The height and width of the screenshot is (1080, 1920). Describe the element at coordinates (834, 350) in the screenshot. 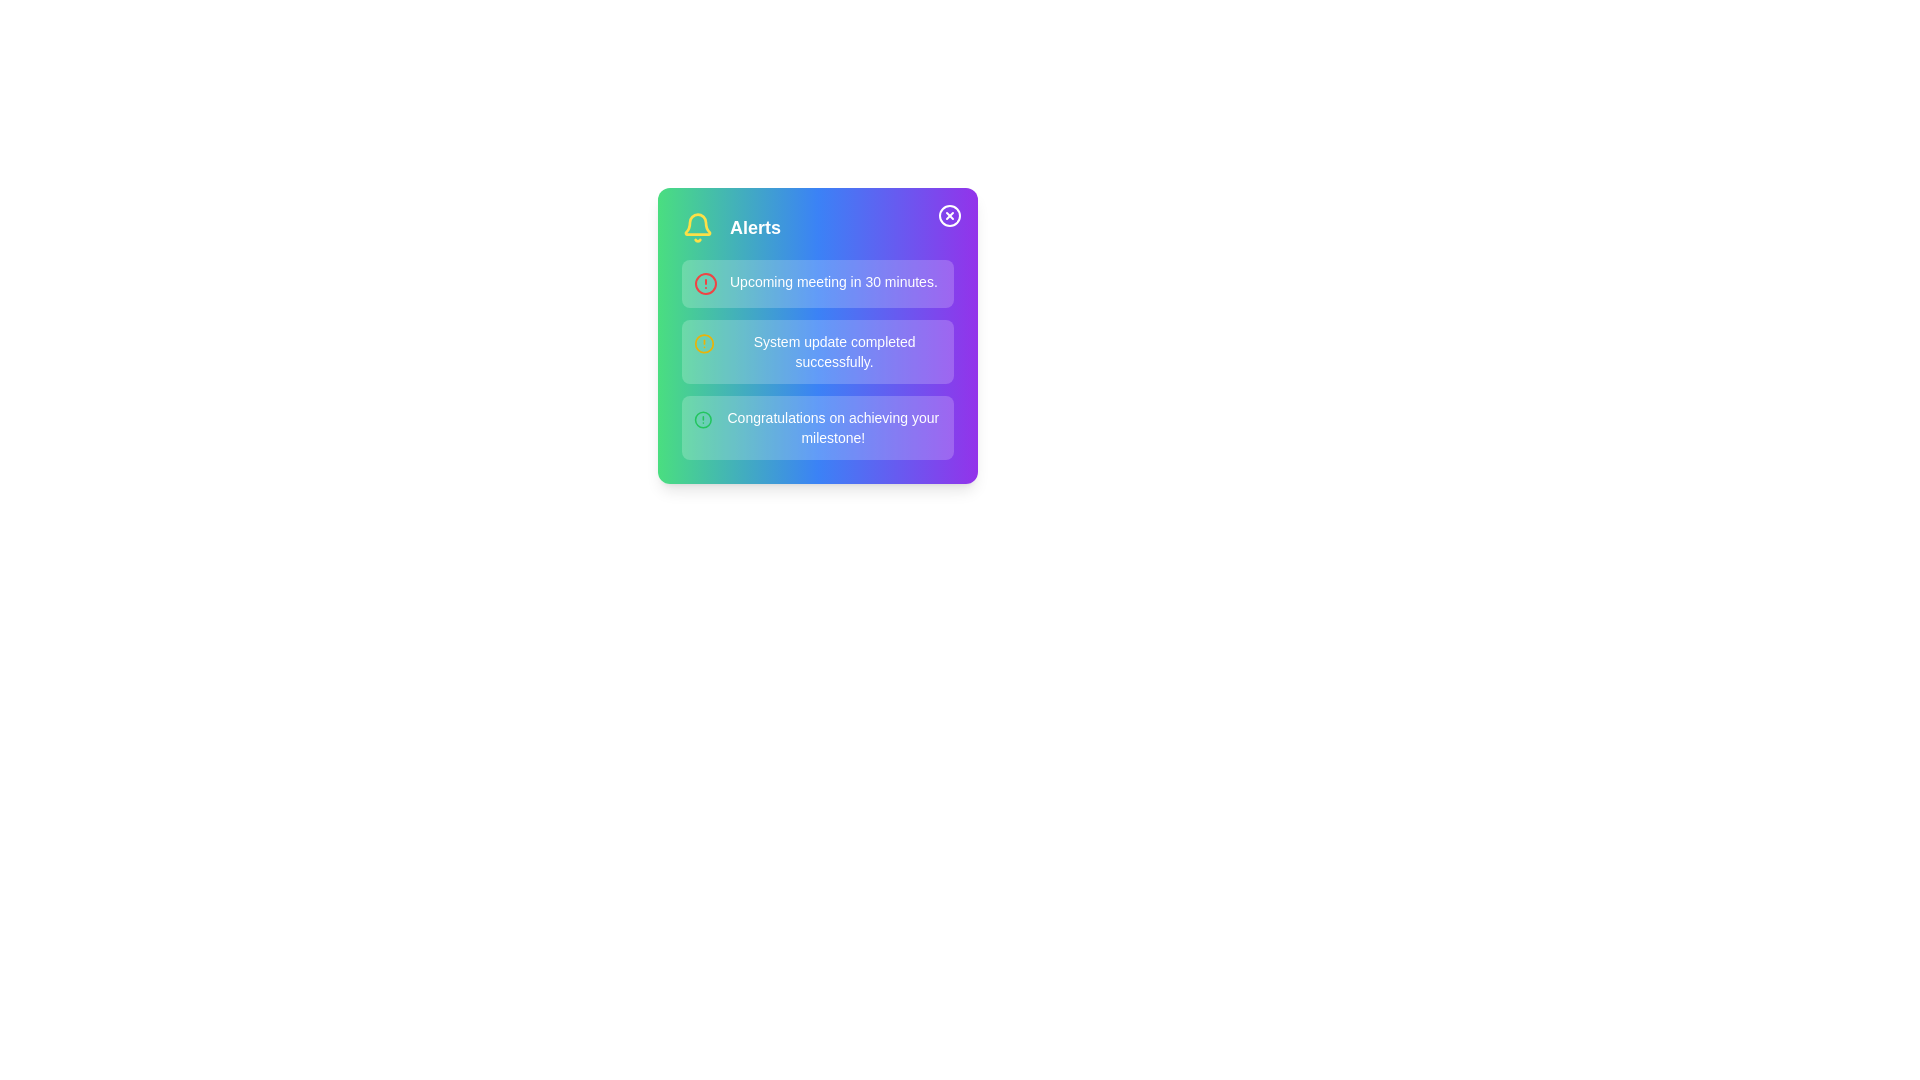

I see `the text label displaying 'System update completed successfully.' which is located to the right of a yellow circular alert icon in a horizontally aligned layout within a card-like notification interface` at that location.